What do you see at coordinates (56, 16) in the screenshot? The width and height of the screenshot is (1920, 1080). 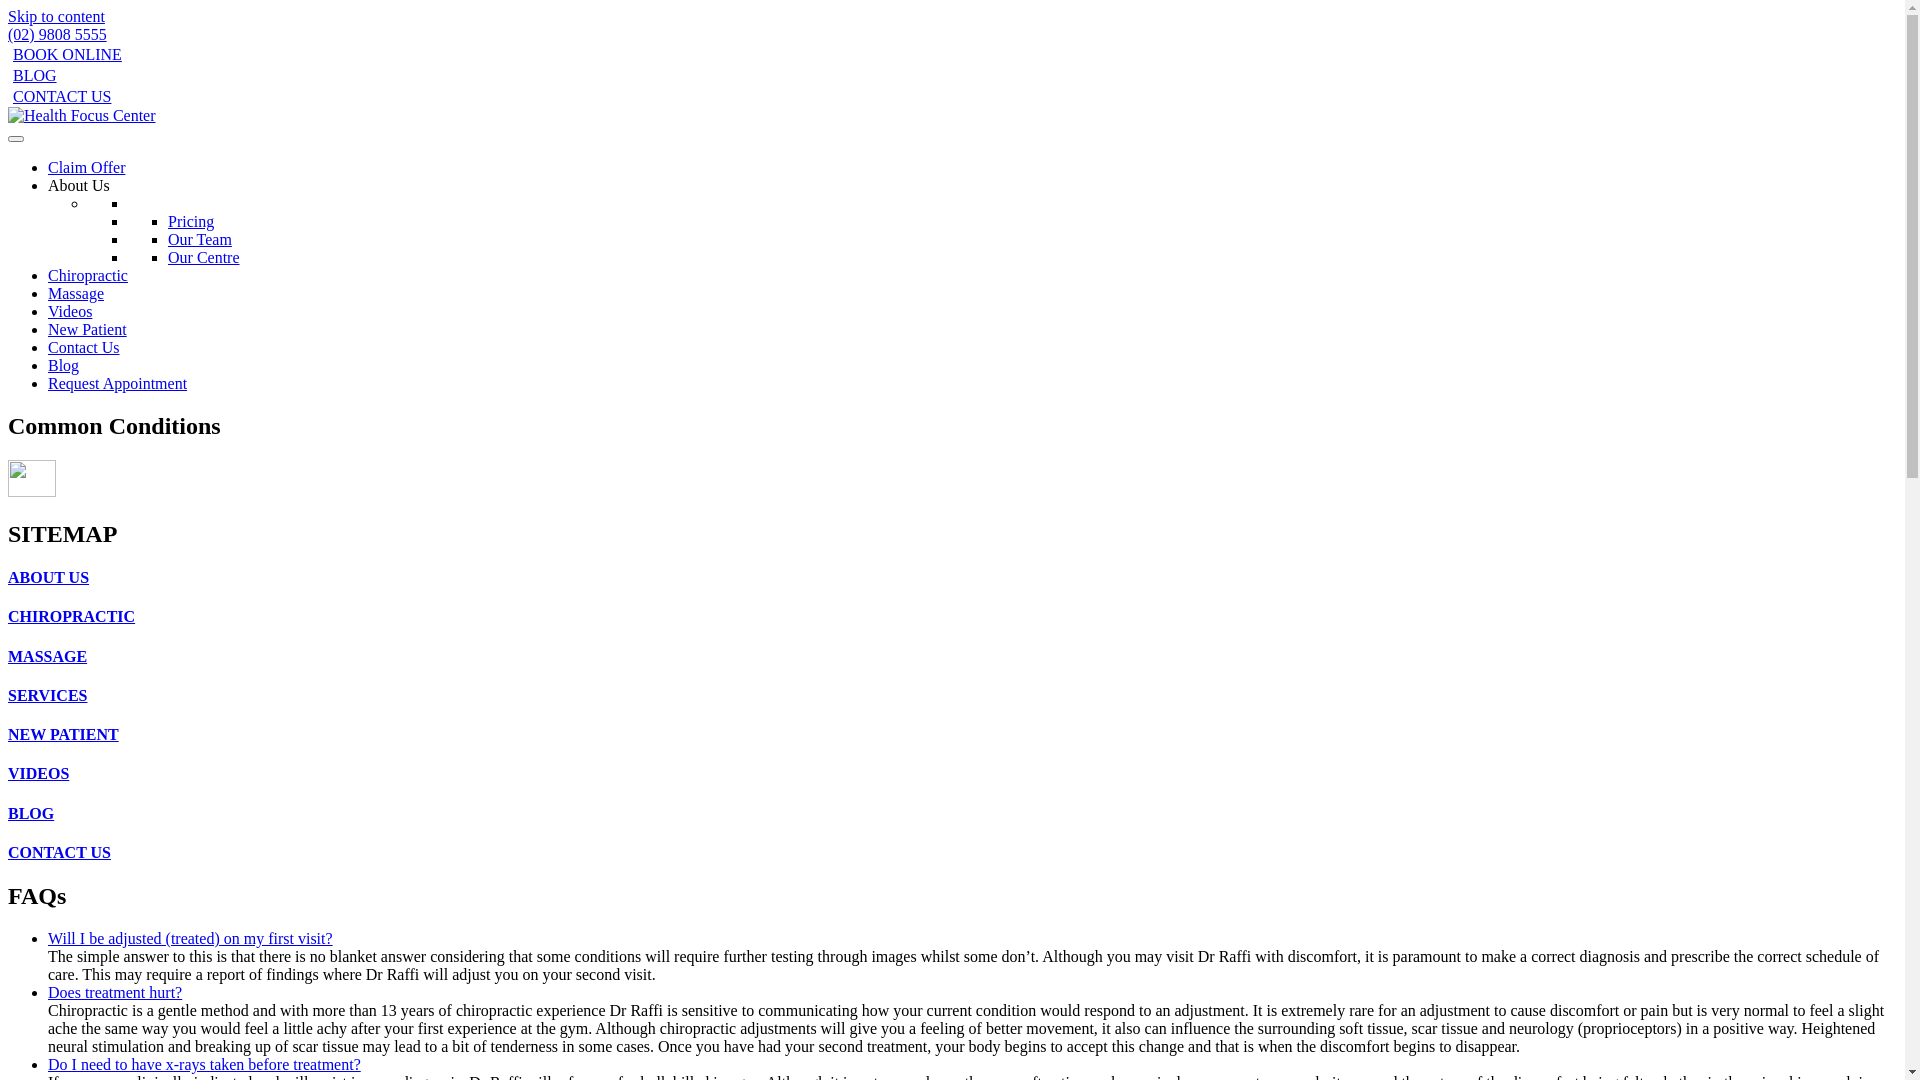 I see `'Skip to content'` at bounding box center [56, 16].